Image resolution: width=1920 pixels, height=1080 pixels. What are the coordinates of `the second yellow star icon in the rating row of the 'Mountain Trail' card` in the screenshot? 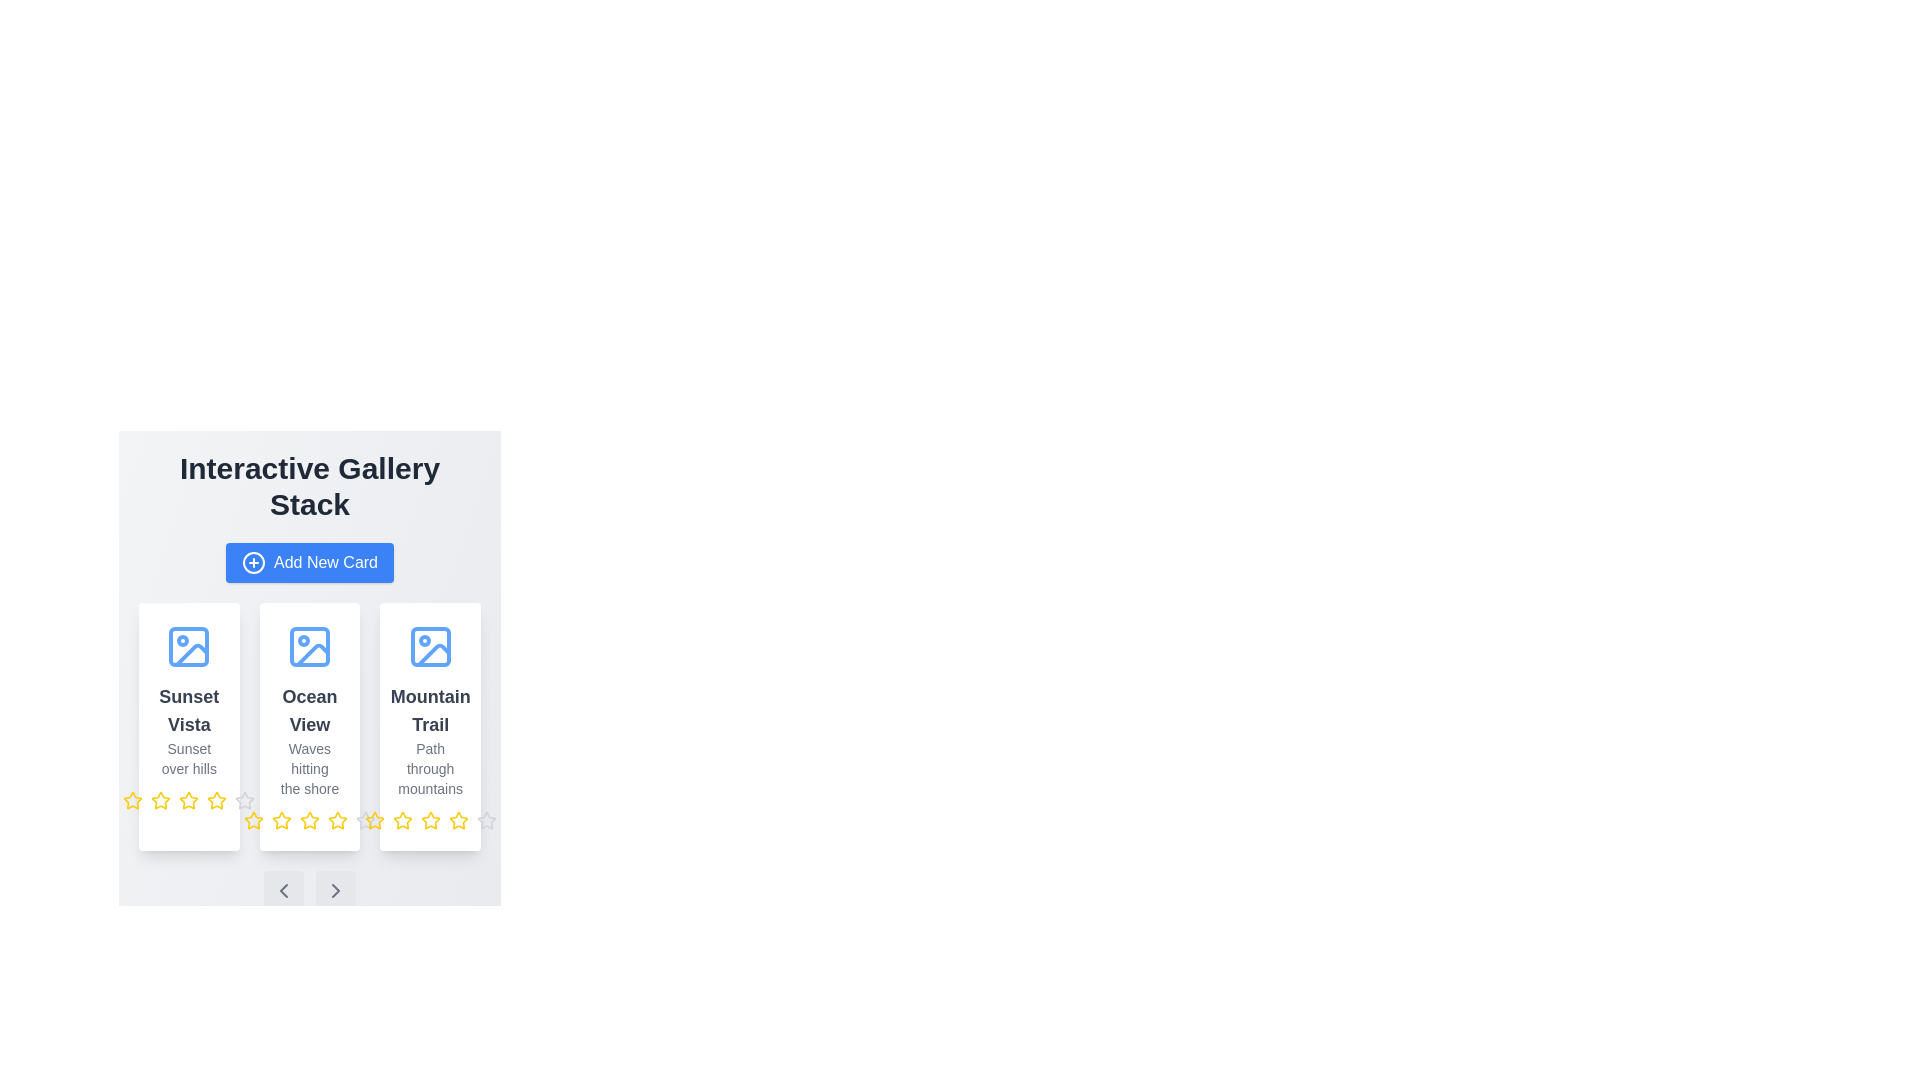 It's located at (401, 820).